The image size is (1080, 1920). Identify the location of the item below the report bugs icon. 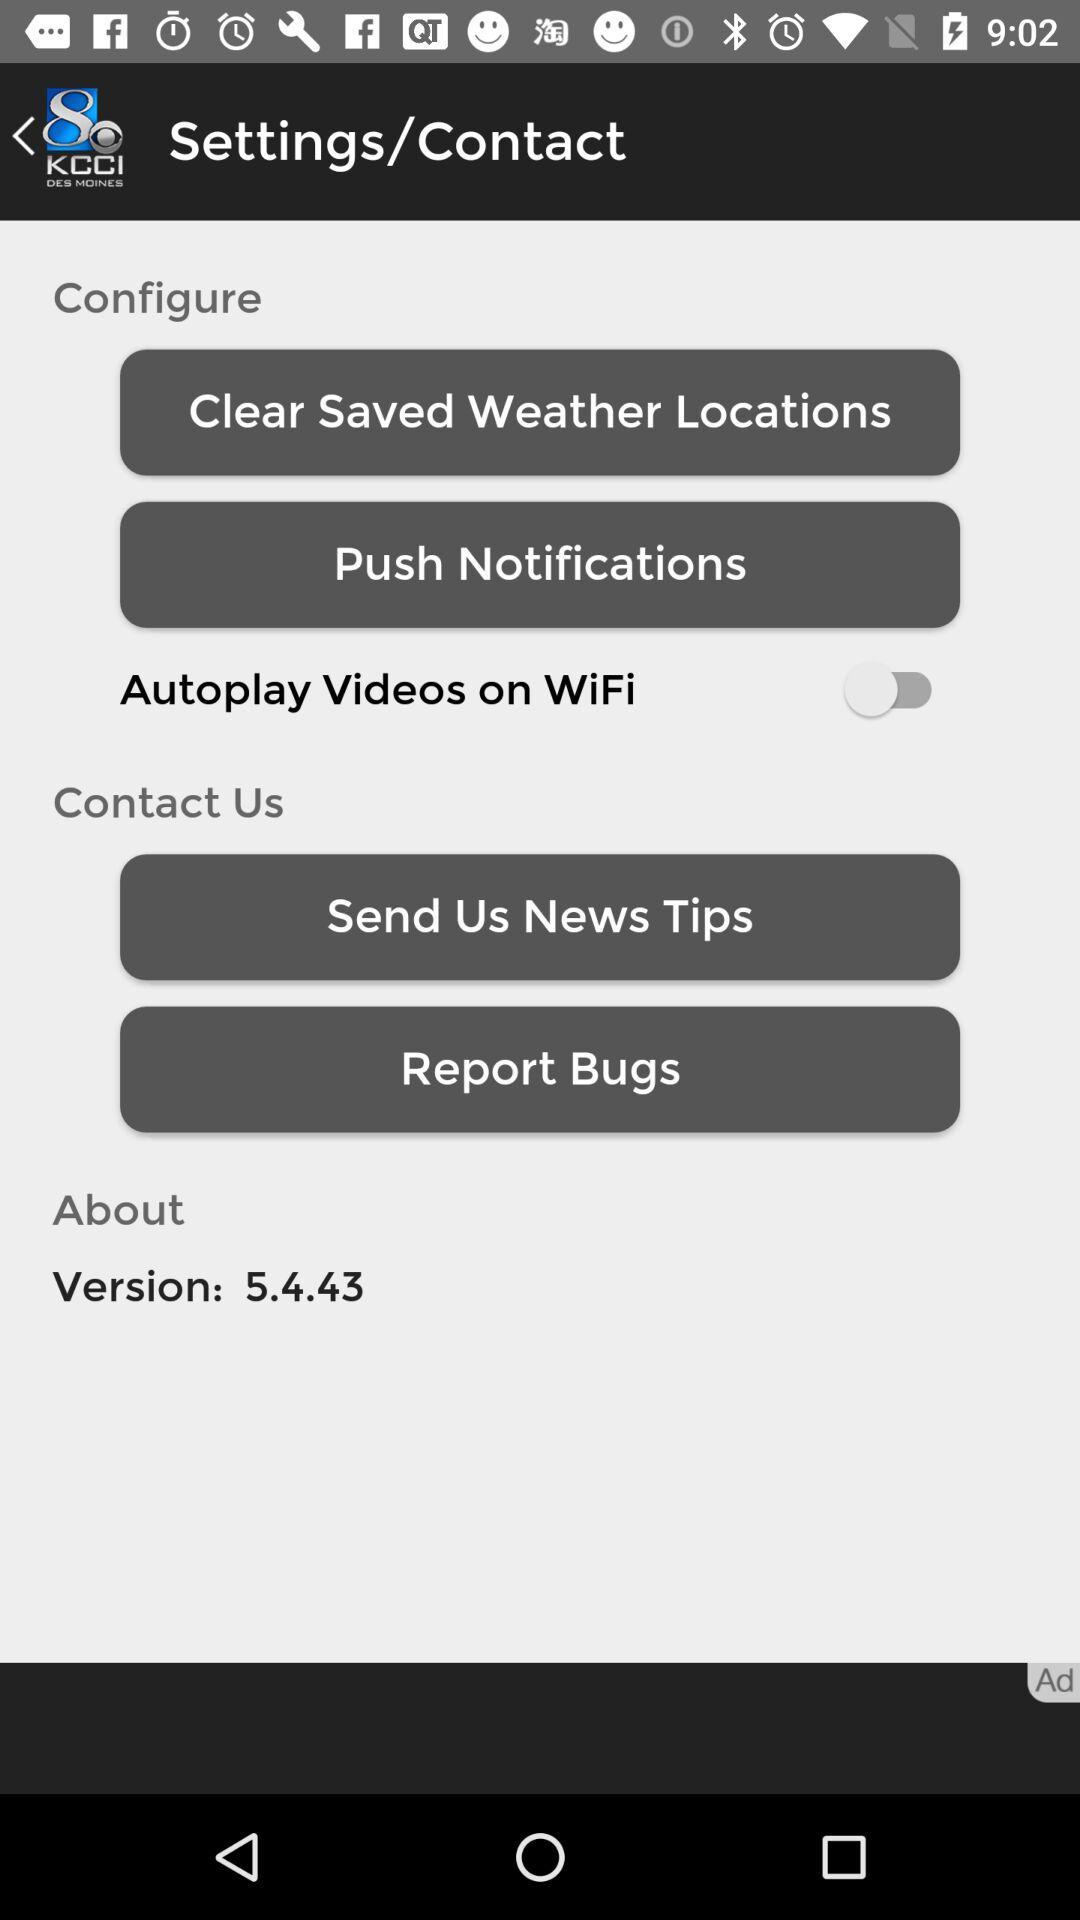
(304, 1286).